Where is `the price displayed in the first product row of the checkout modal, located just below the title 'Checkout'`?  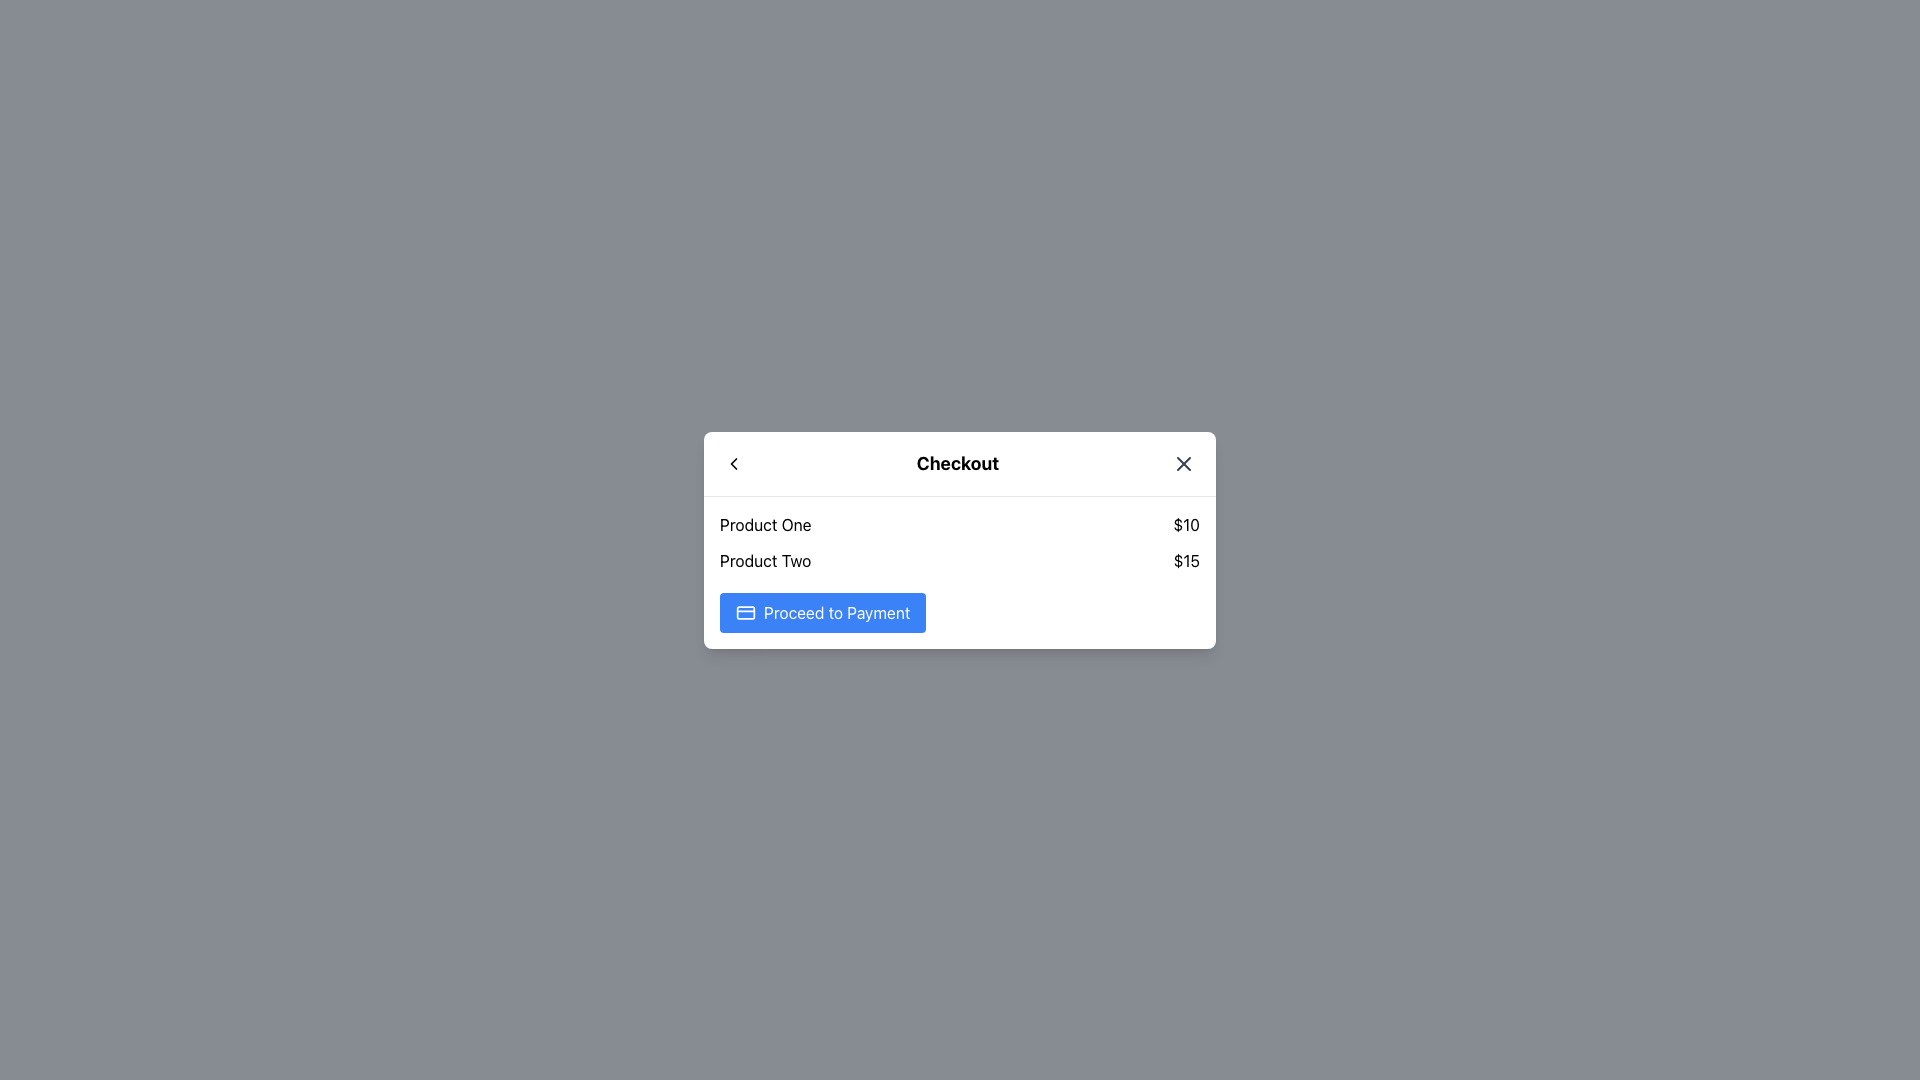 the price displayed in the first product row of the checkout modal, located just below the title 'Checkout' is located at coordinates (960, 523).